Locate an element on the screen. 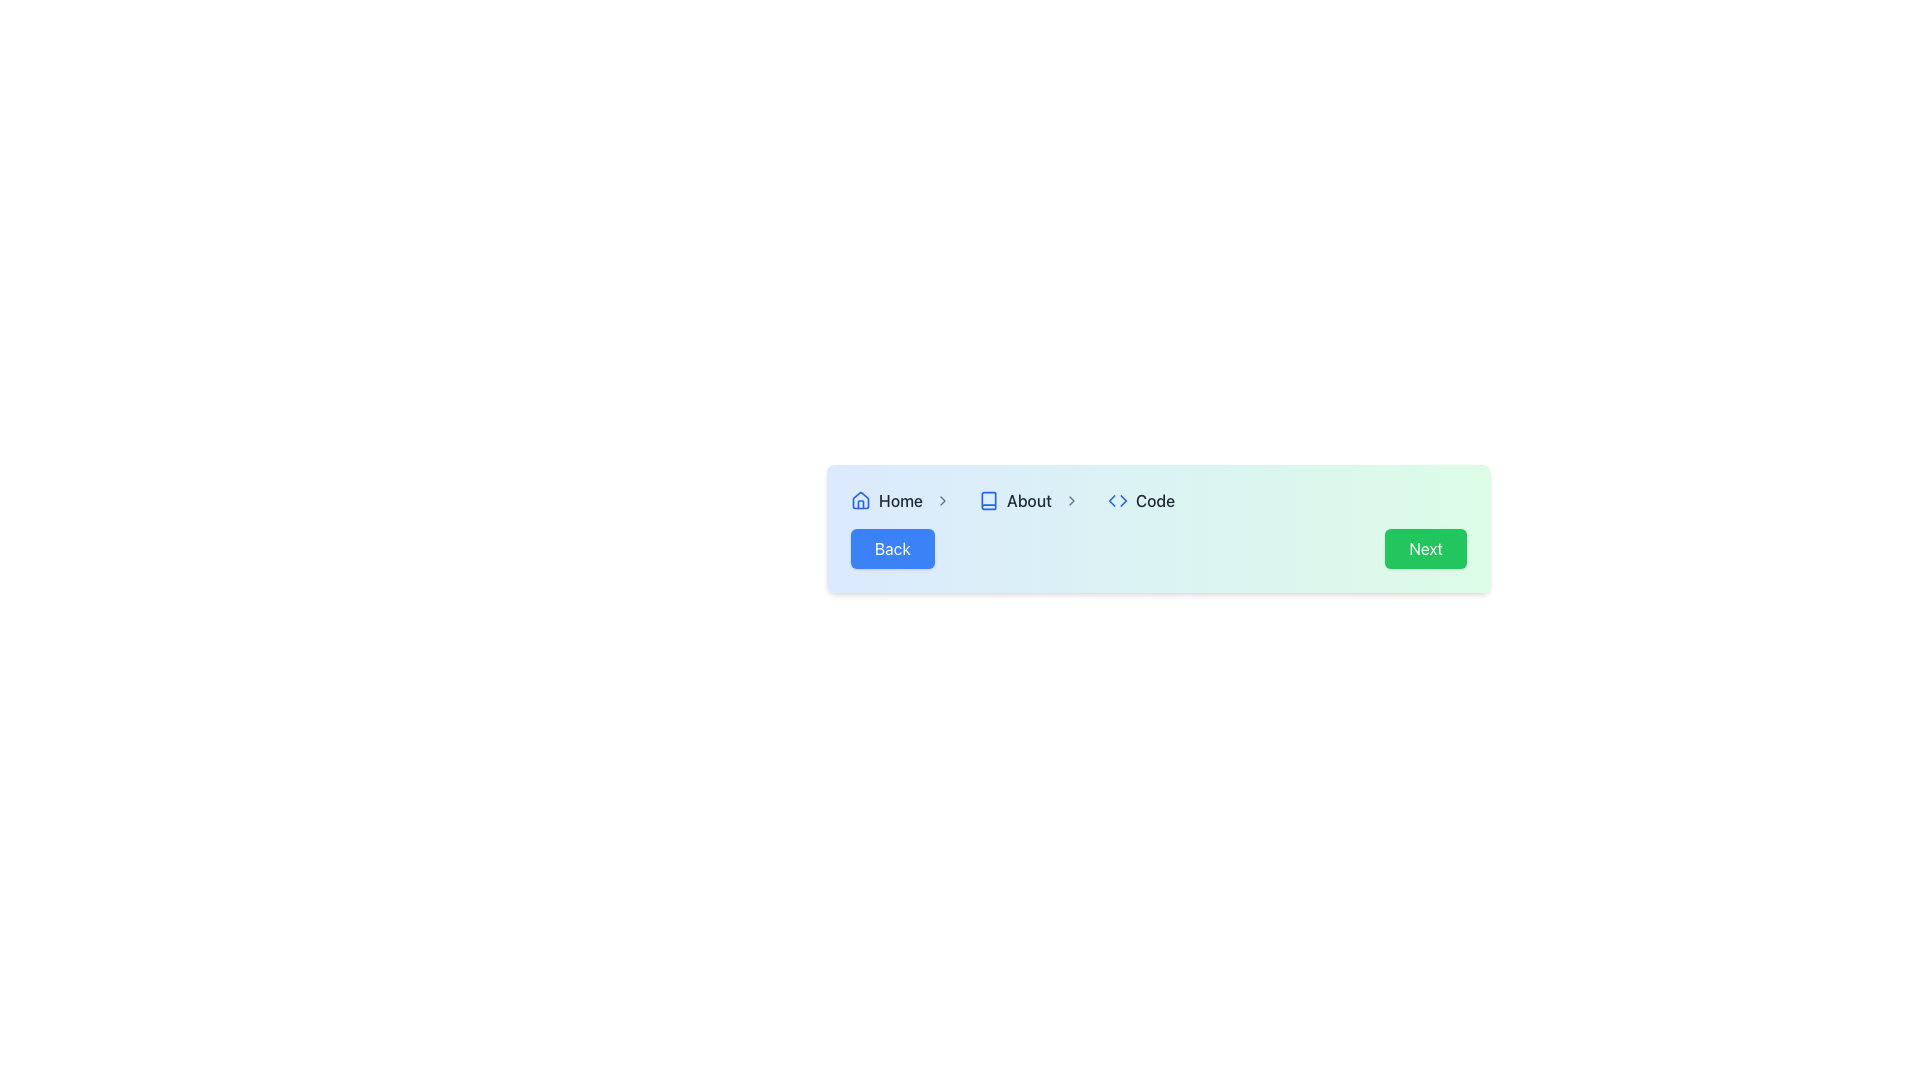  the 'Previous' button located in the bottom section of the interface, the first button from the left in a row of two buttons is located at coordinates (891, 548).